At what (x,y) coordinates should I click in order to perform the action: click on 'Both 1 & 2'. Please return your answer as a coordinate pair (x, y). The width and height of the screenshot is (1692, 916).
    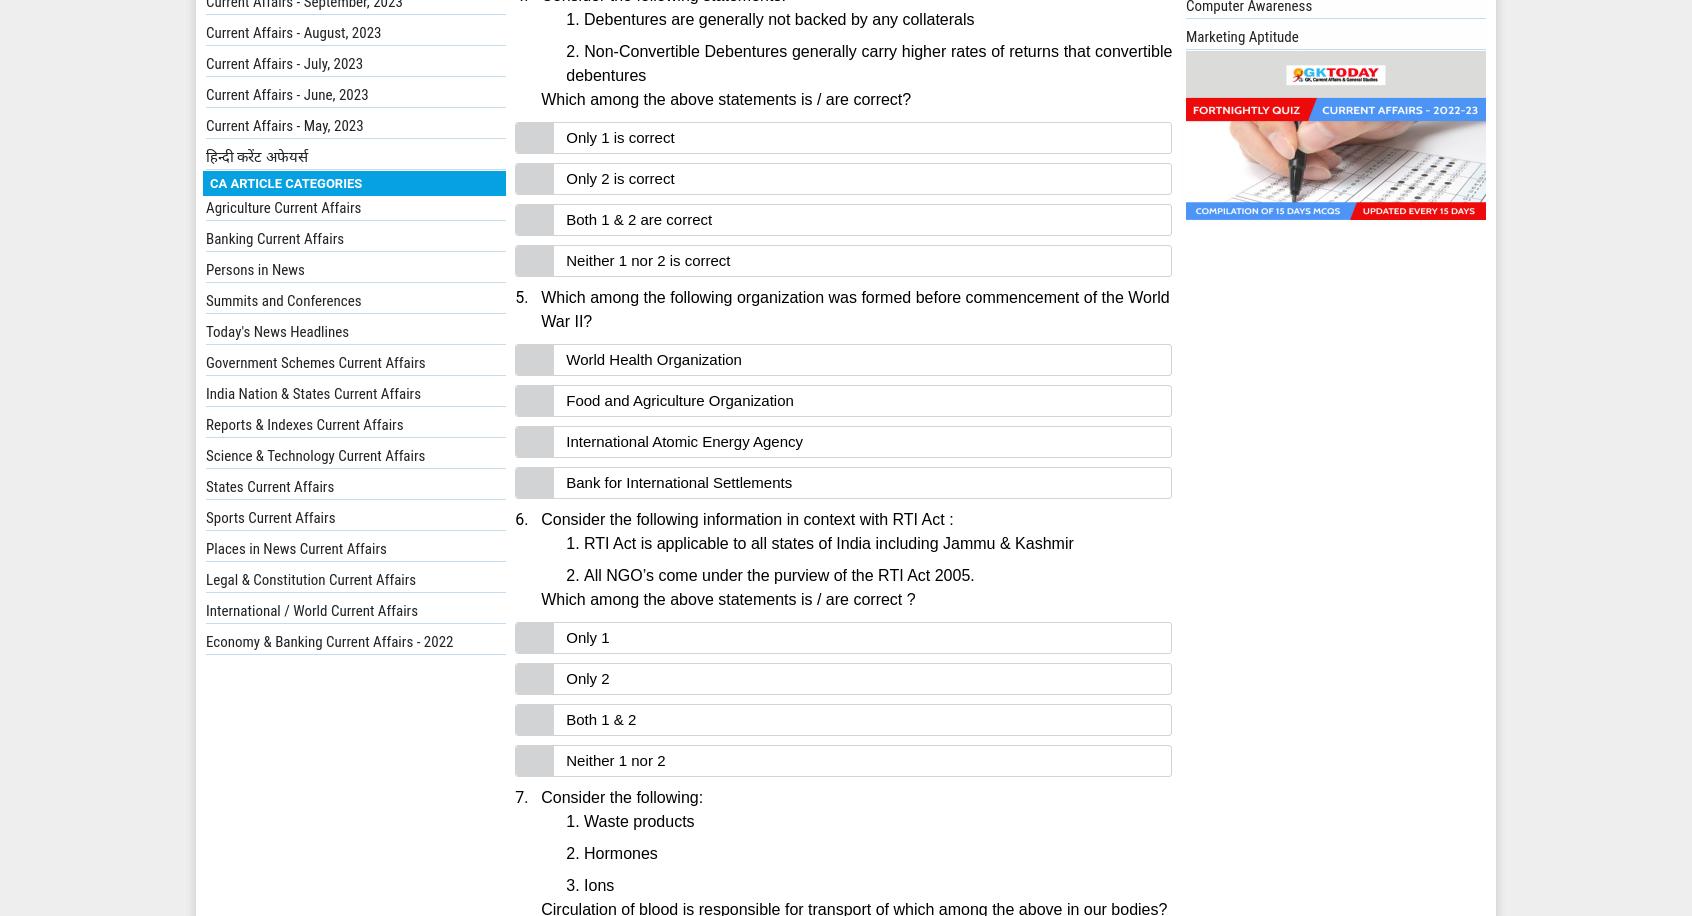
    Looking at the image, I should click on (599, 719).